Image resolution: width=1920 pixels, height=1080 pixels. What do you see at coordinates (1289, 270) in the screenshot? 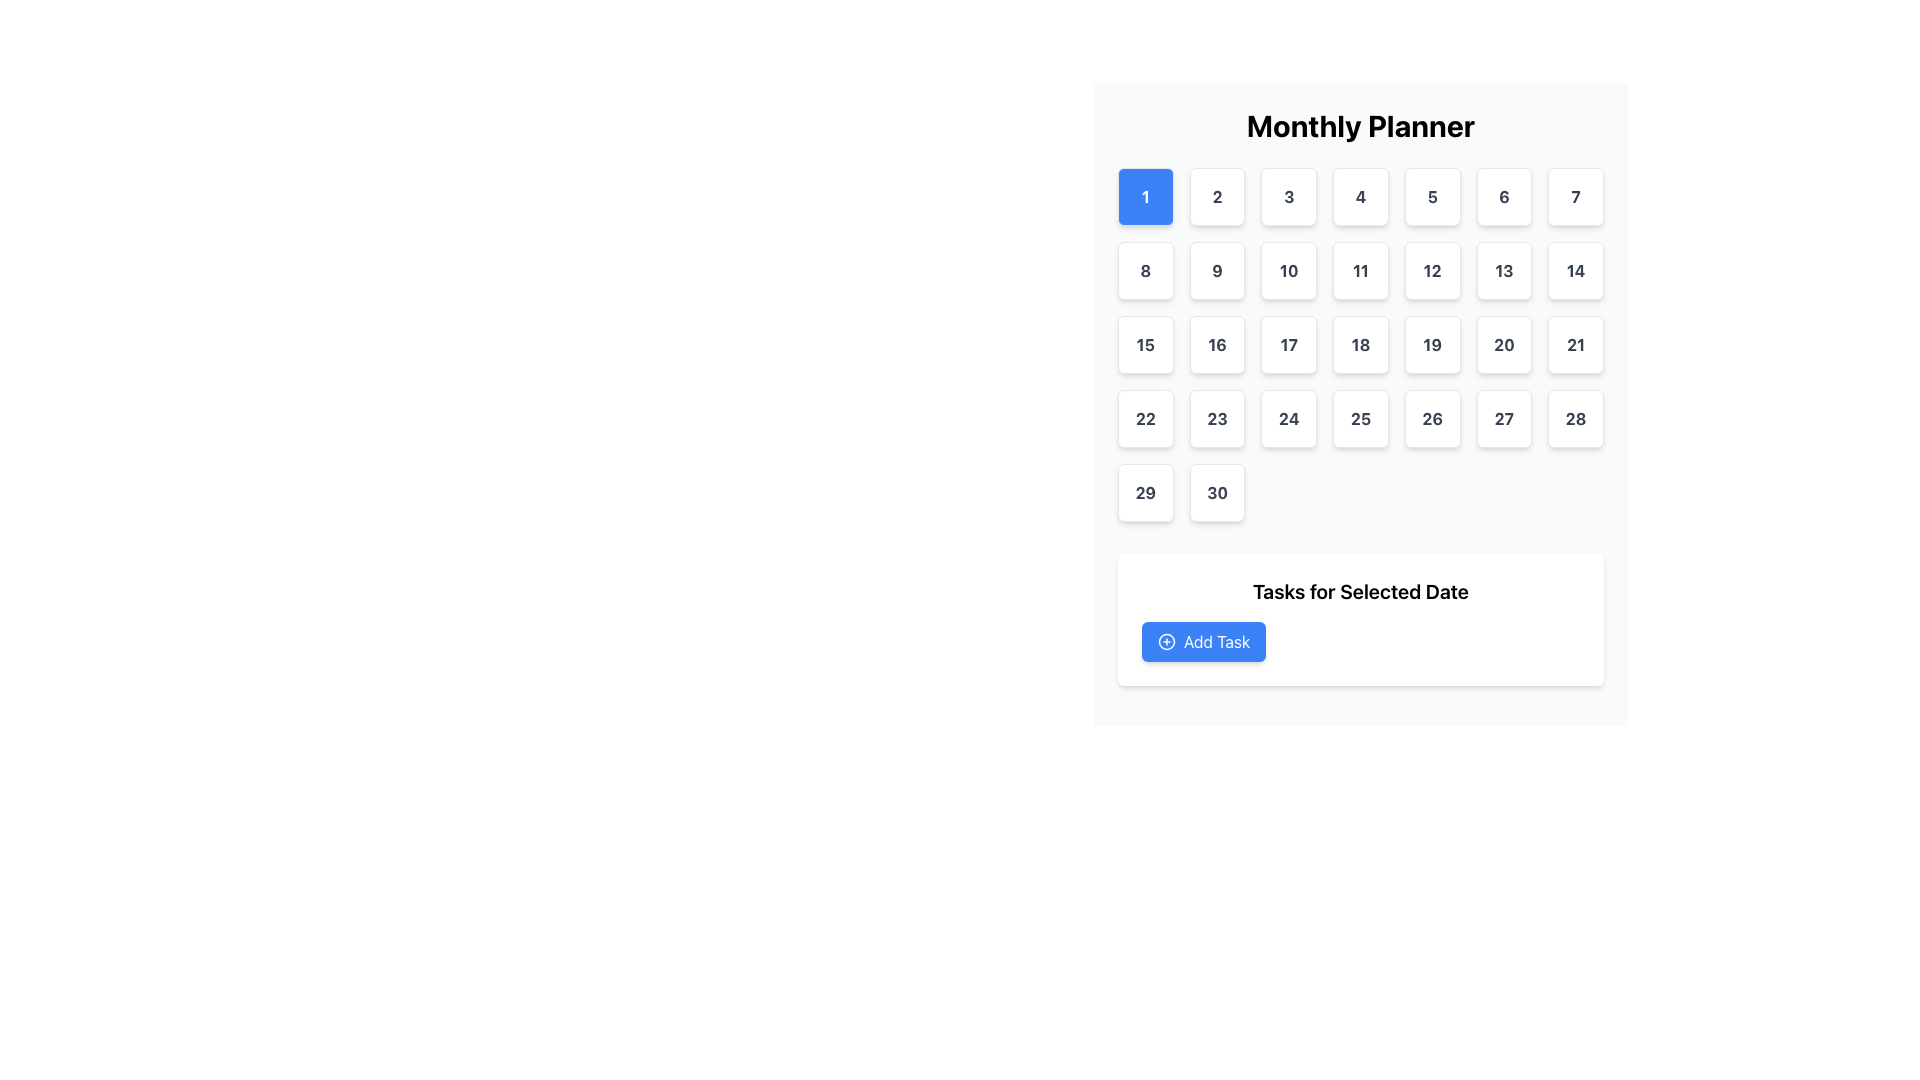
I see `the button representing the 10th day` at bounding box center [1289, 270].